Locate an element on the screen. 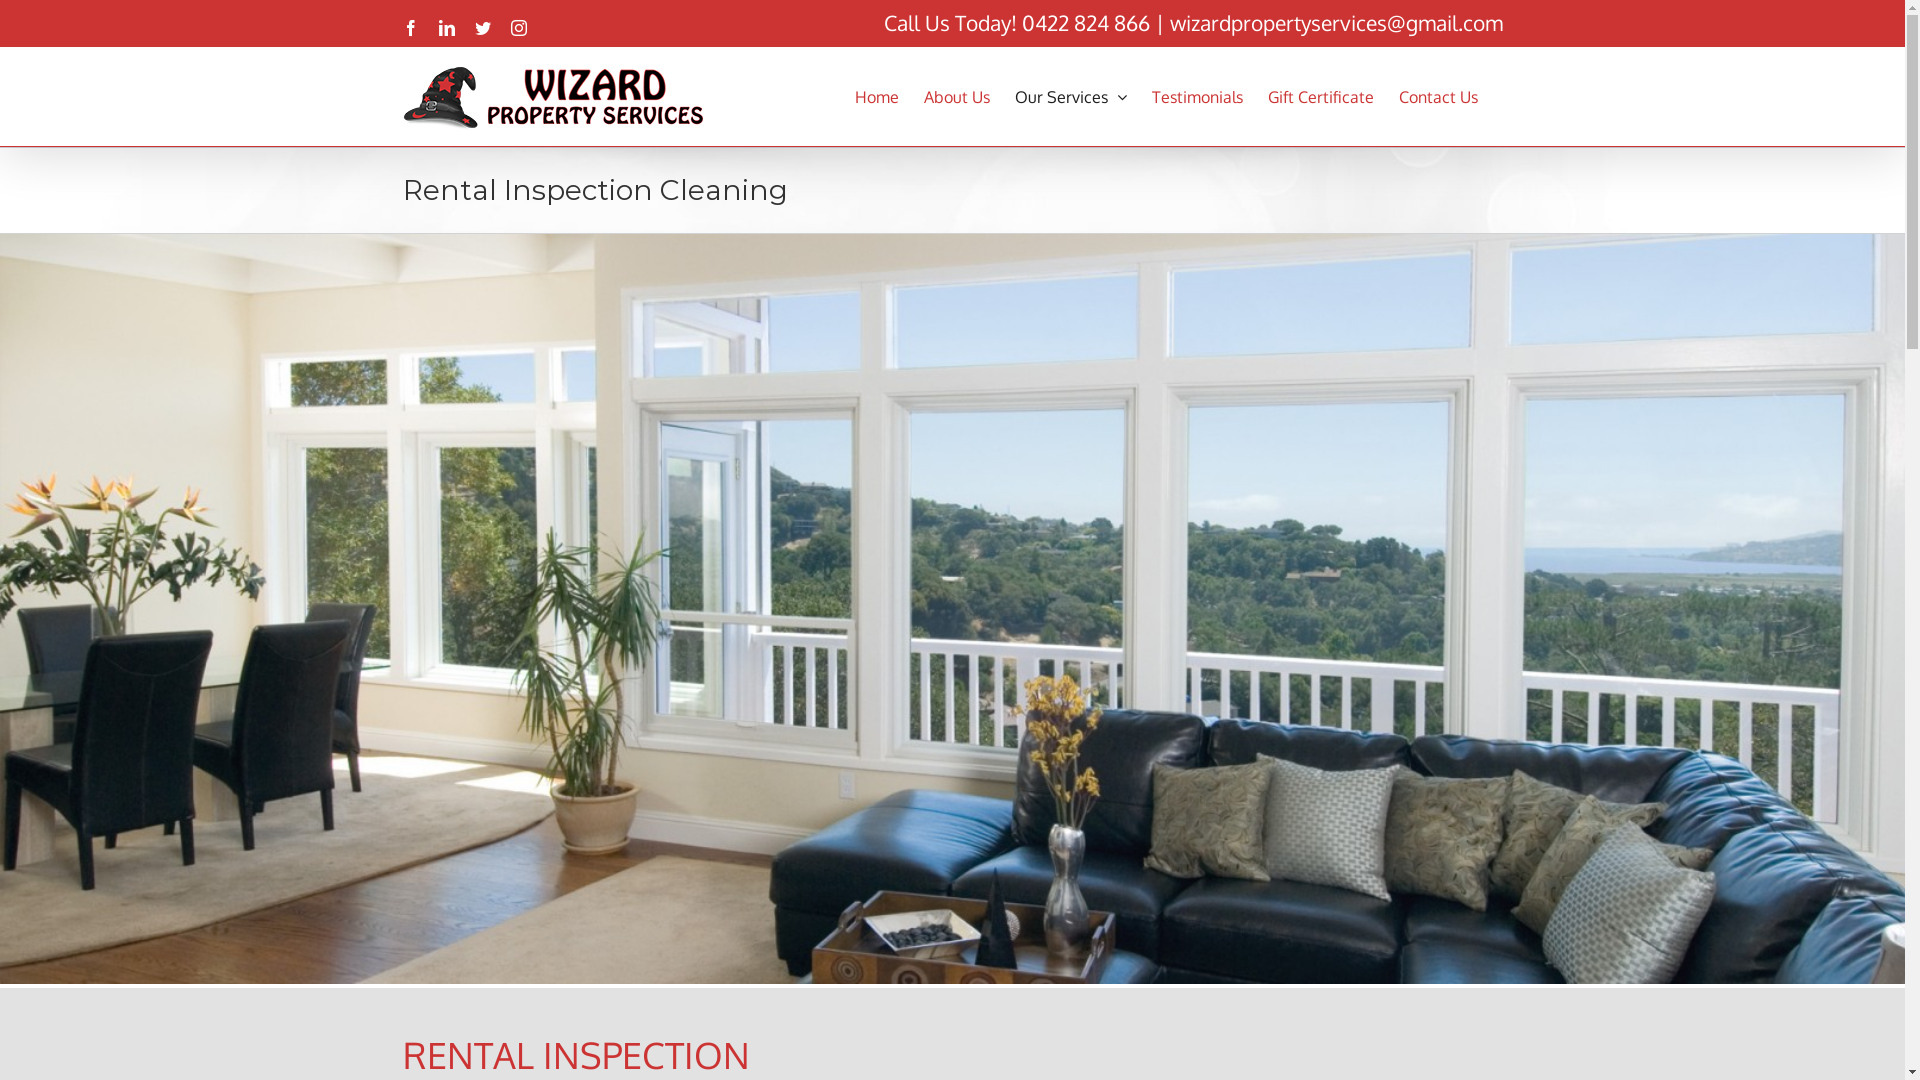  'Facebook' is located at coordinates (408, 27).